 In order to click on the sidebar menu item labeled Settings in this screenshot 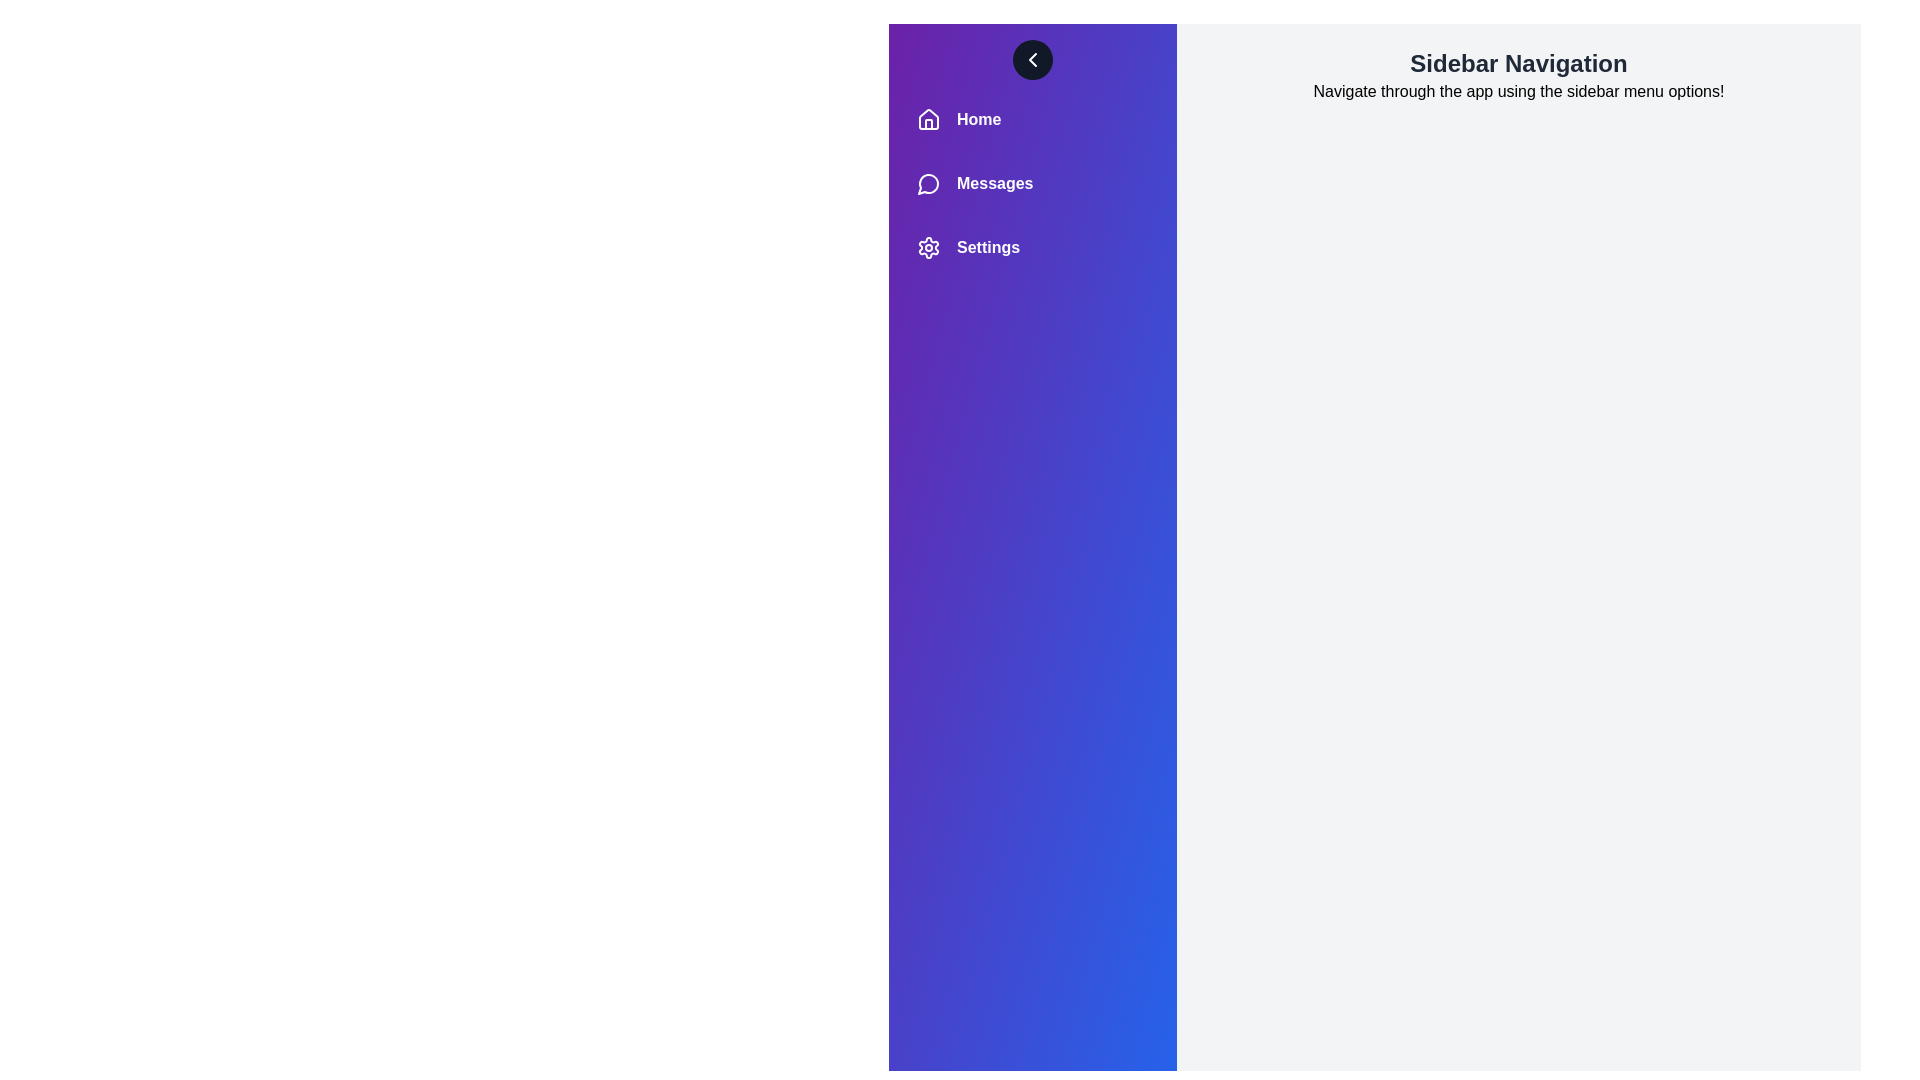, I will do `click(1032, 246)`.